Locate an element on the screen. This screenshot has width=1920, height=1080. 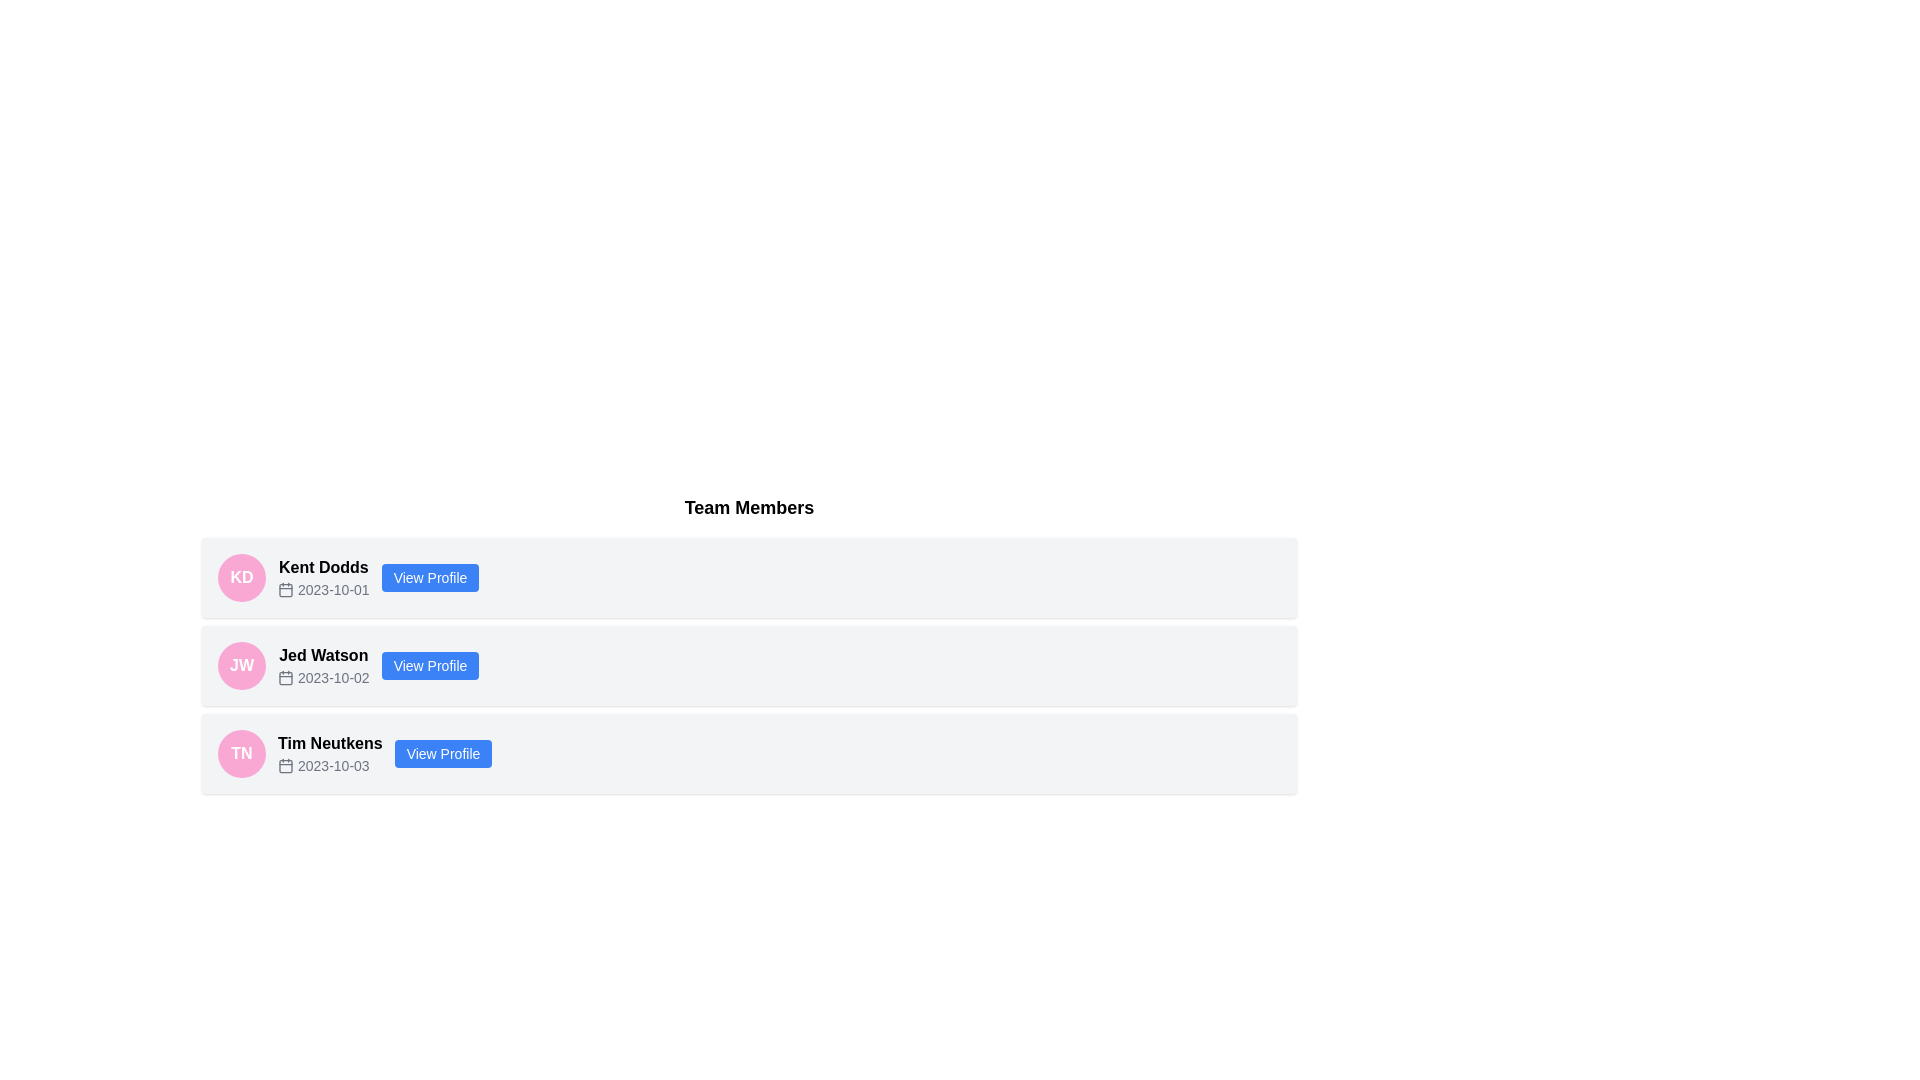
the text label displaying 'Tim Neutkens' in bold font, which is located in the third row of the team members list, positioned to the right of a circular icon and above a date and 'View Profile' button is located at coordinates (330, 744).